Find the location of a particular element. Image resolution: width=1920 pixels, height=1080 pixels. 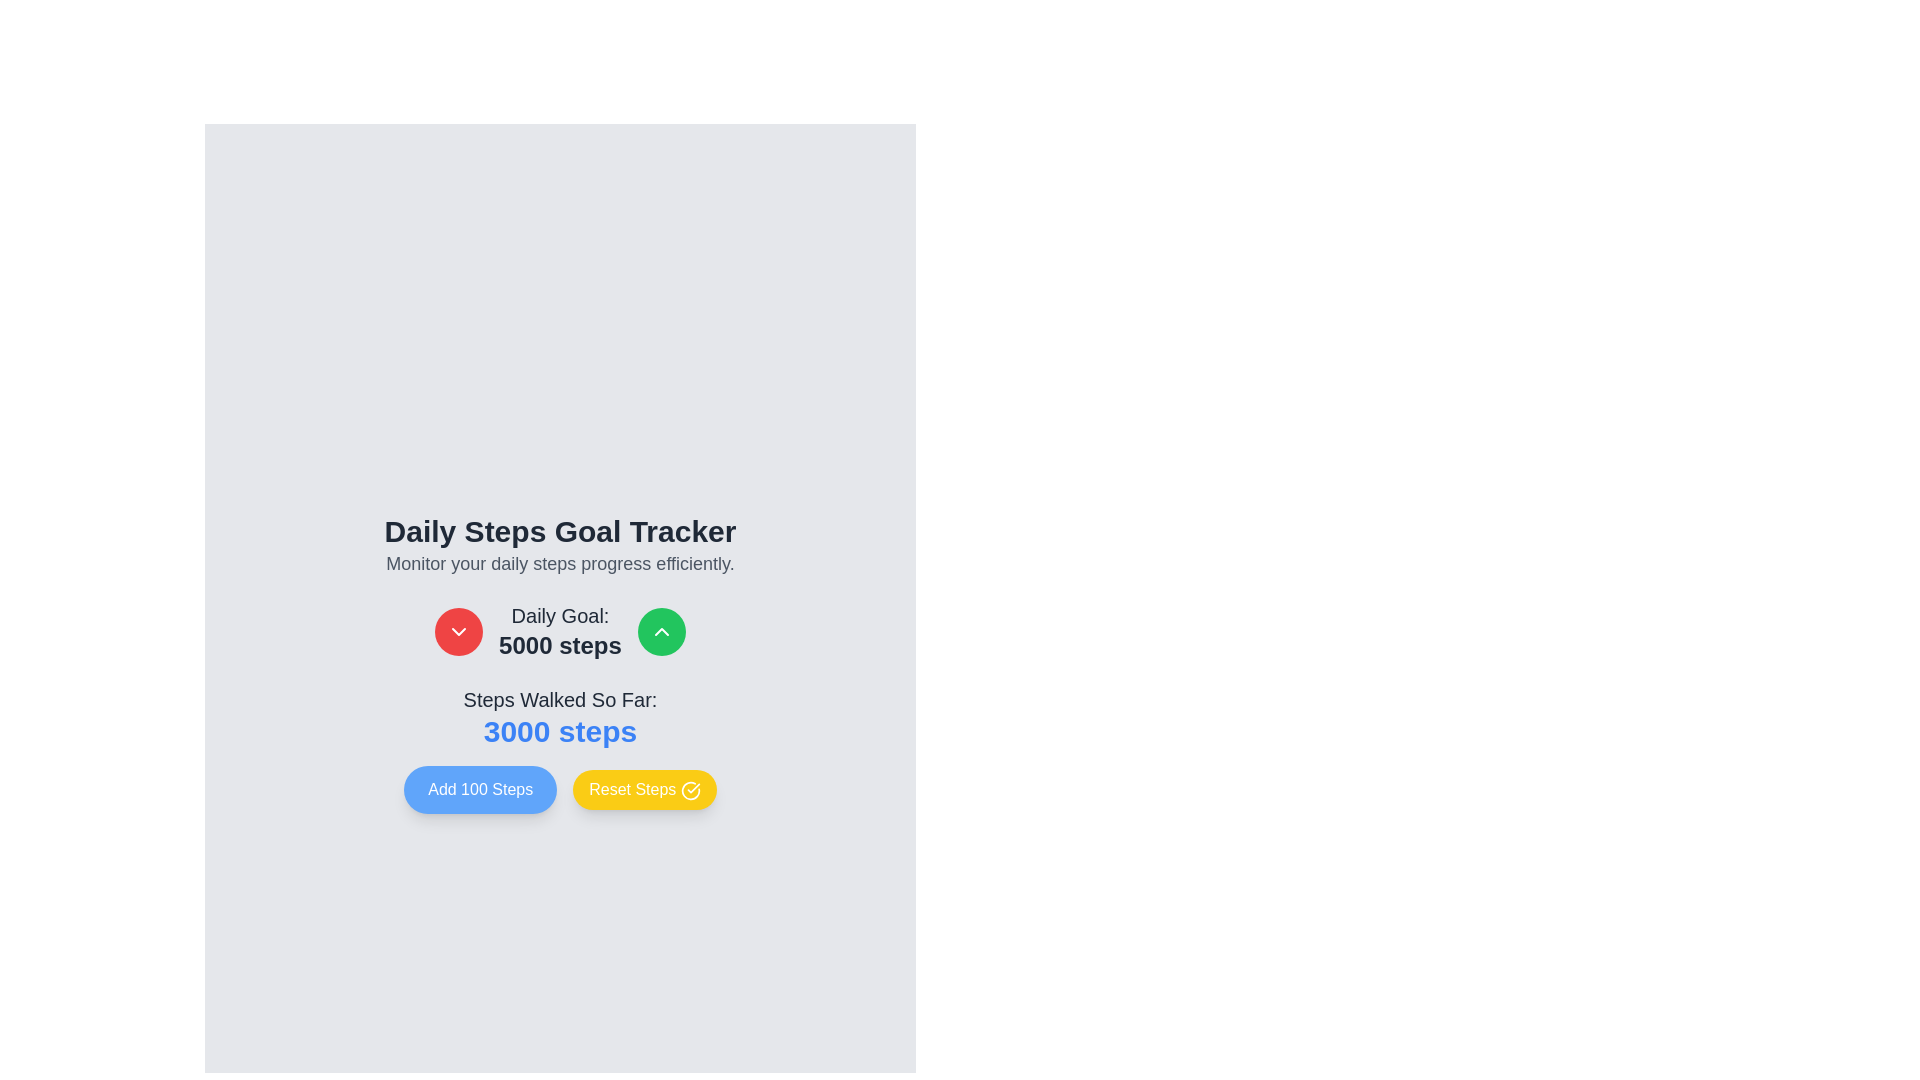

the upward increment icon located in the middle of the green button to the right of the 'Daily Goal: 5000 steps' text is located at coordinates (661, 632).